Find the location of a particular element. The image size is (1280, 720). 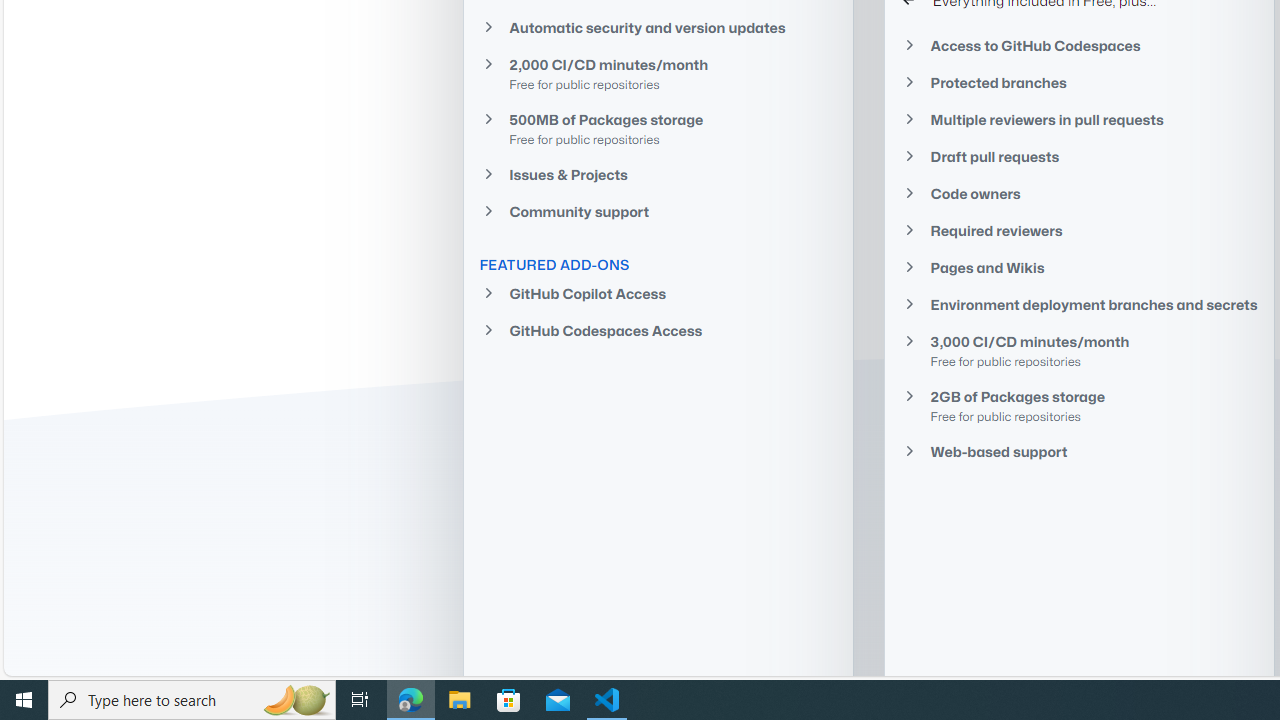

'GitHub Copilot Access' is located at coordinates (657, 293).